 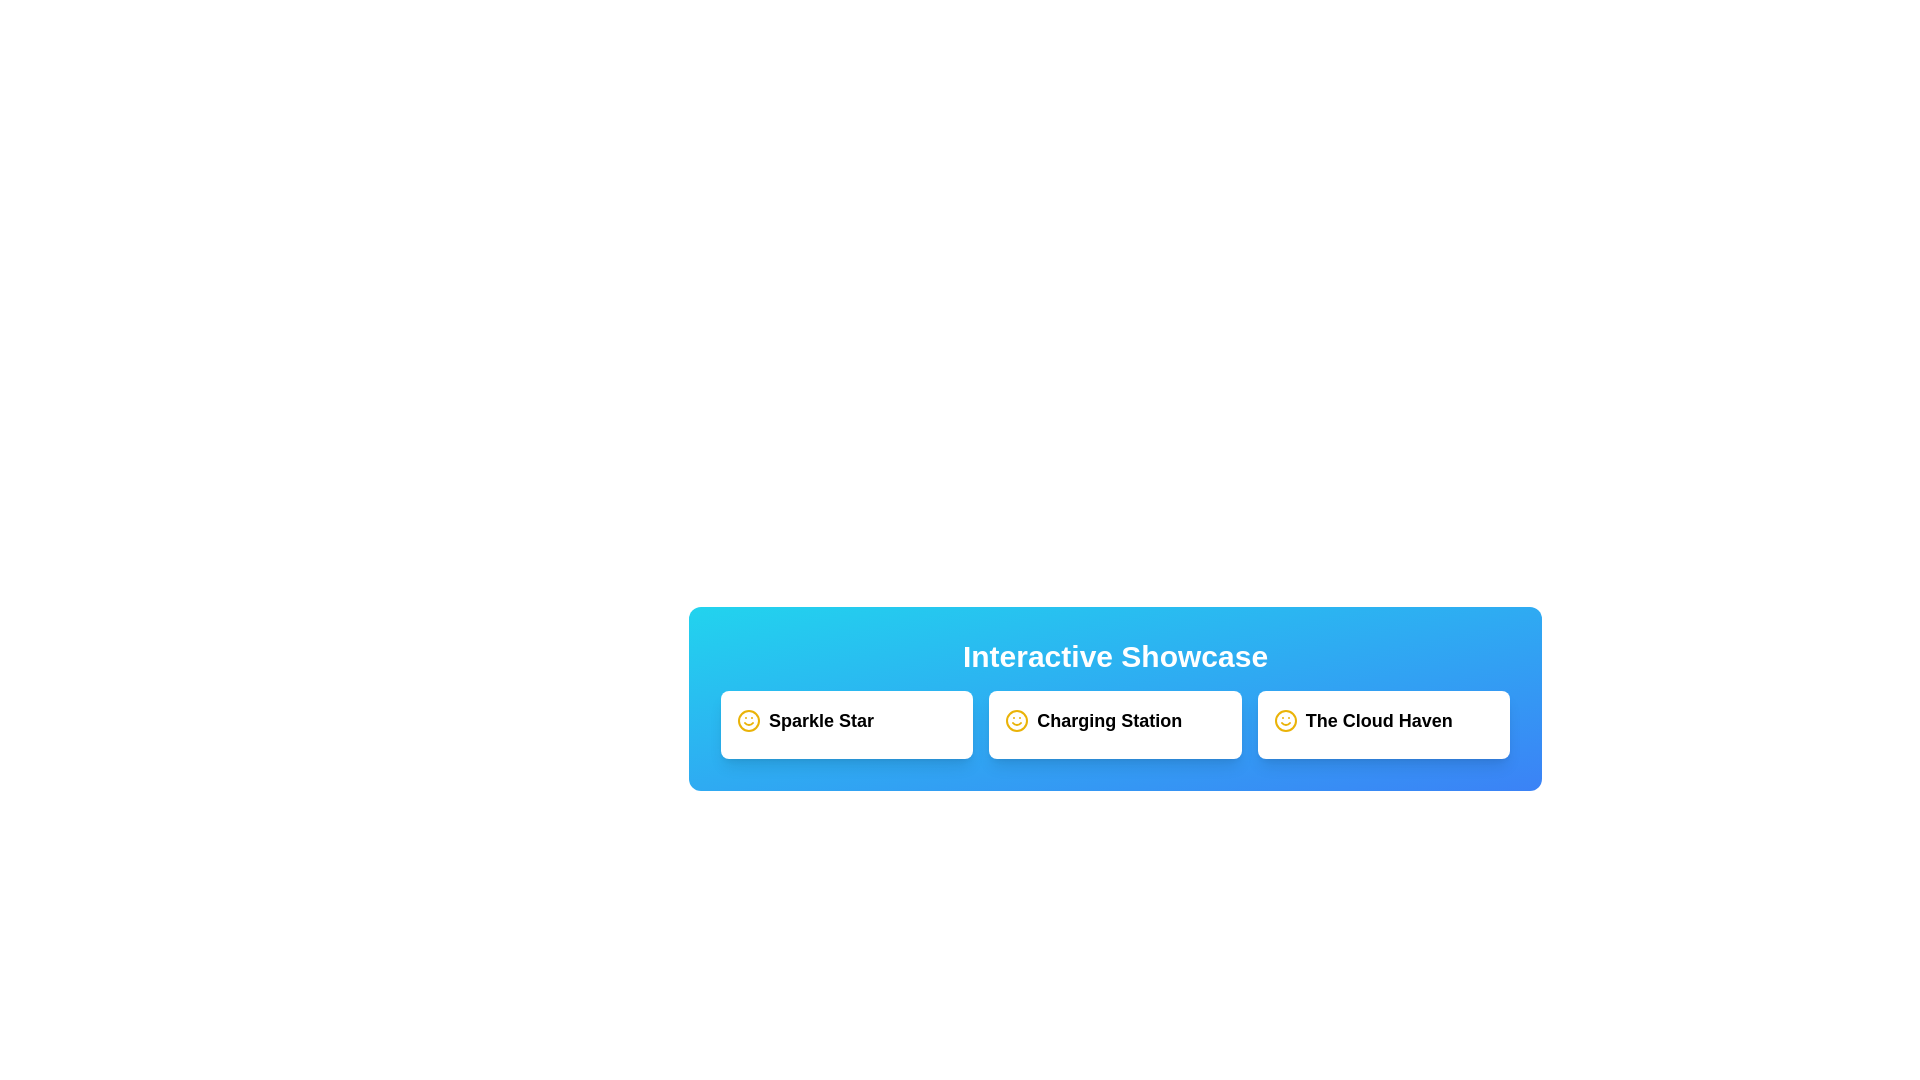 What do you see at coordinates (1285, 721) in the screenshot?
I see `the decorative icon for 'The Cloud Haven' section, which is located on the left side of the label in the rightmost box of the 'Interactive Showcase' section` at bounding box center [1285, 721].